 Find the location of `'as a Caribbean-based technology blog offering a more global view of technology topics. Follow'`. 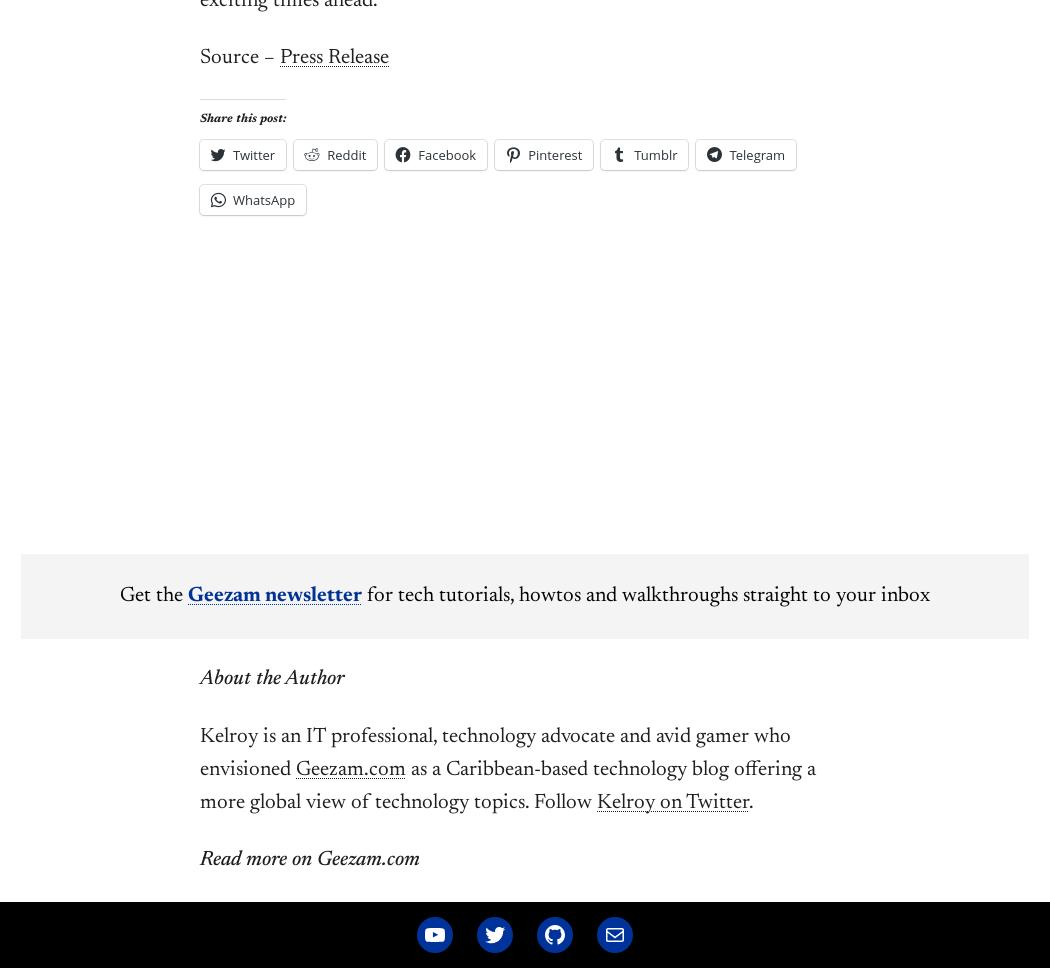

'as a Caribbean-based technology blog offering a more global view of technology topics. Follow' is located at coordinates (506, 785).